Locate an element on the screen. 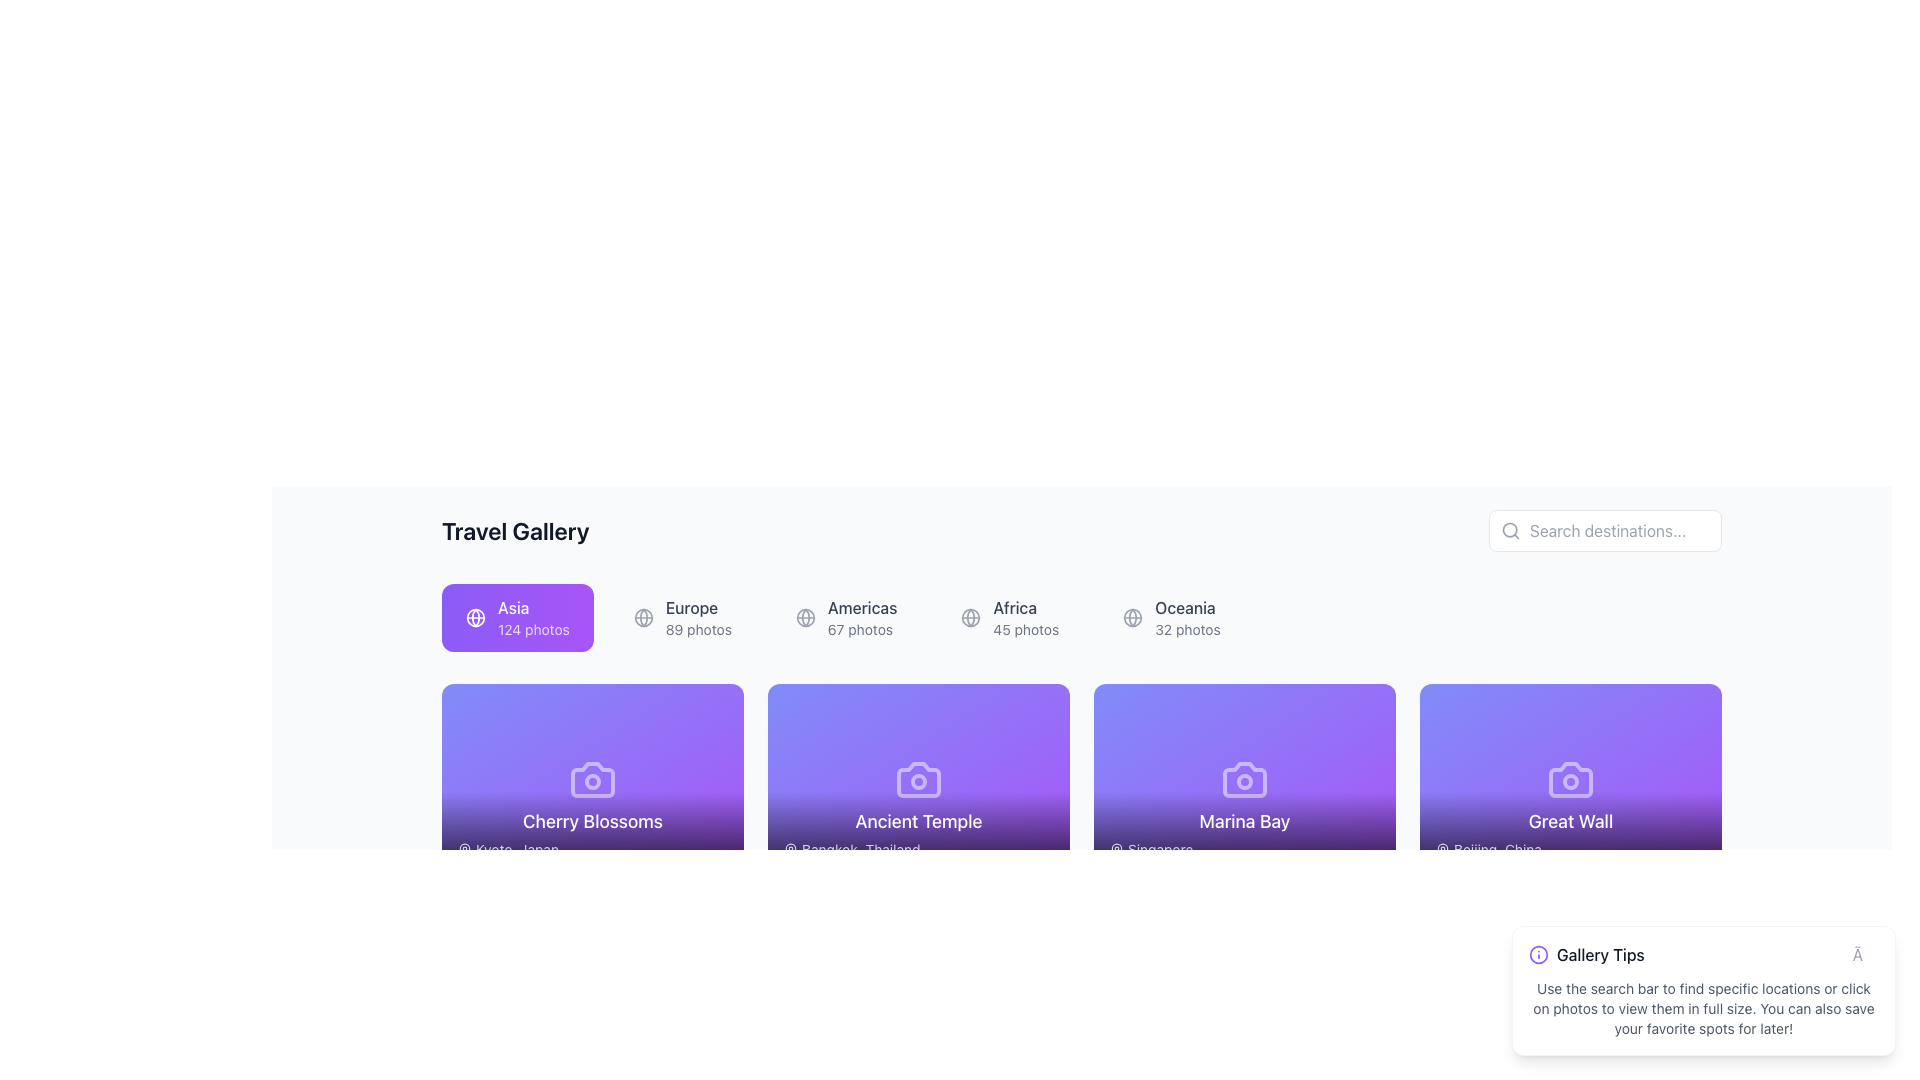  the gray globe icon representing the Americas in the navigation section is located at coordinates (805, 616).